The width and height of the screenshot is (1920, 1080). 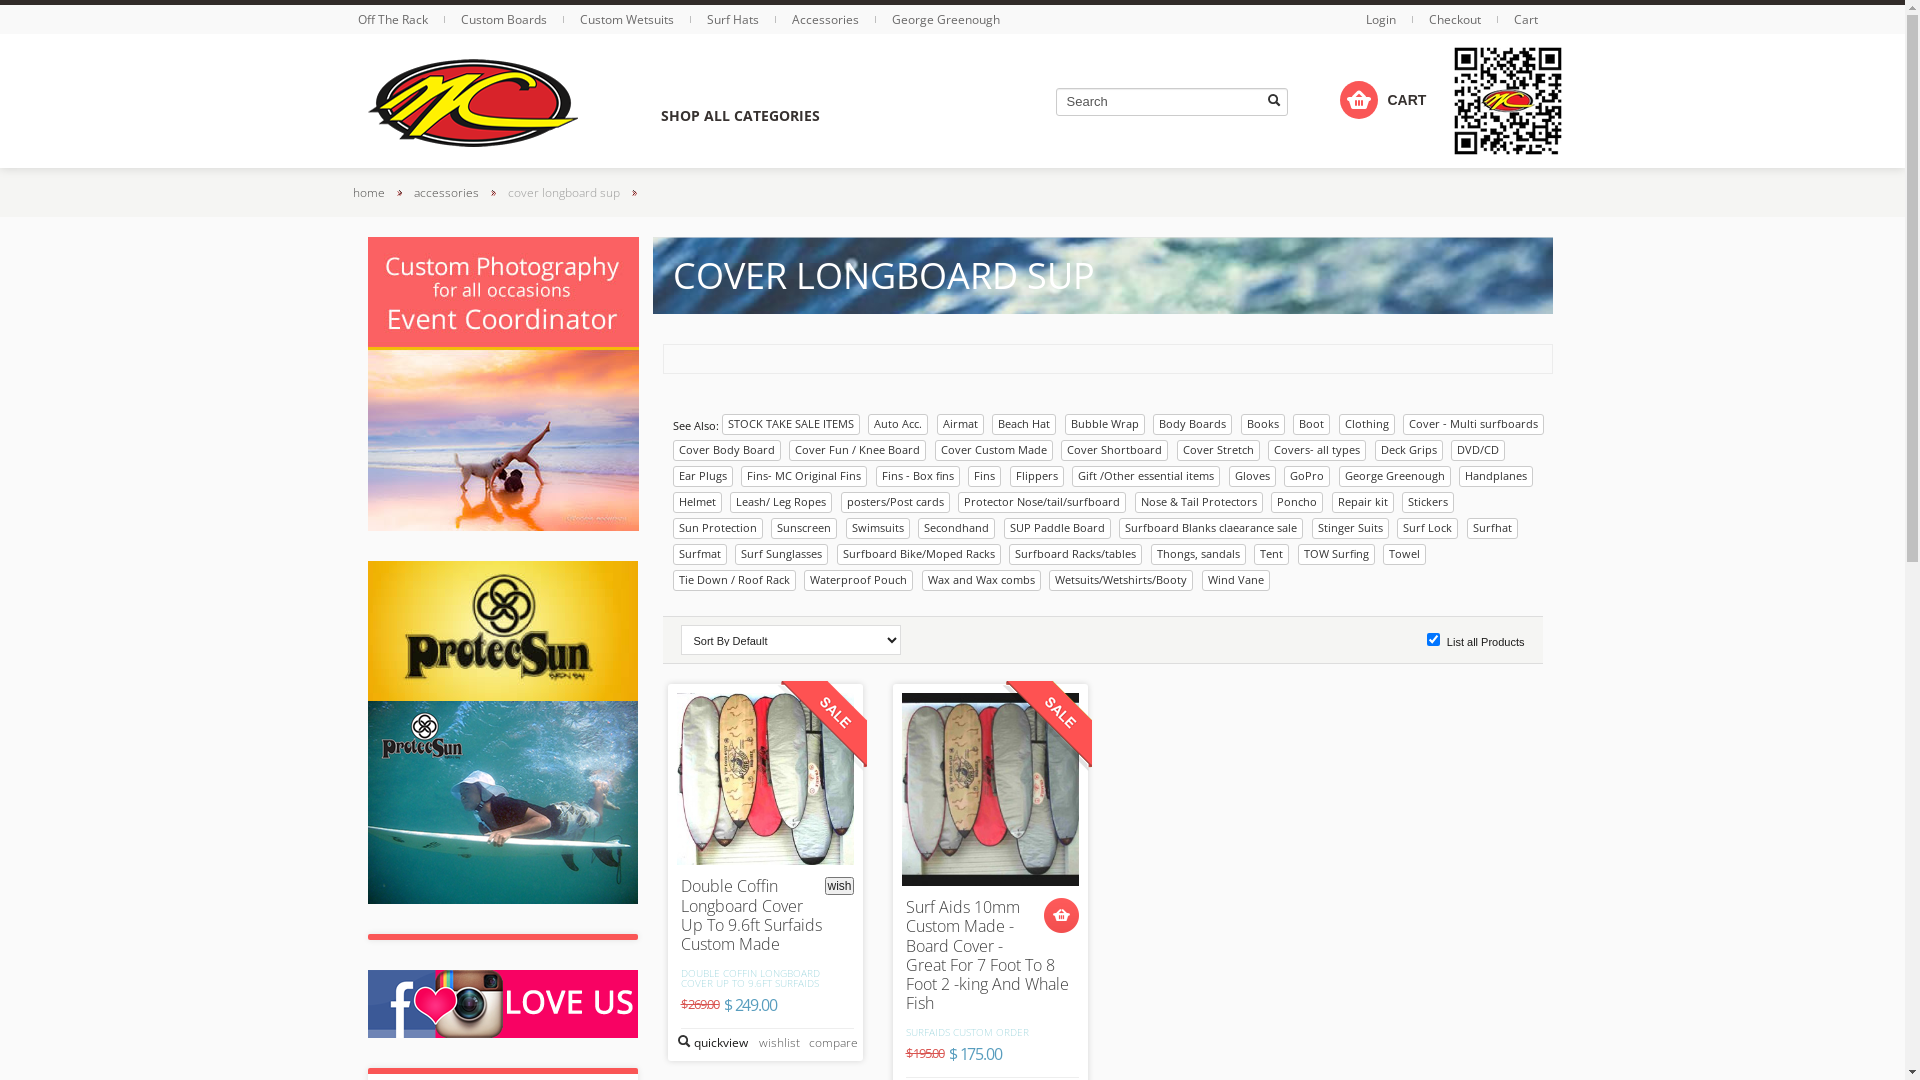 What do you see at coordinates (358, 19) in the screenshot?
I see `'Off The Rack'` at bounding box center [358, 19].